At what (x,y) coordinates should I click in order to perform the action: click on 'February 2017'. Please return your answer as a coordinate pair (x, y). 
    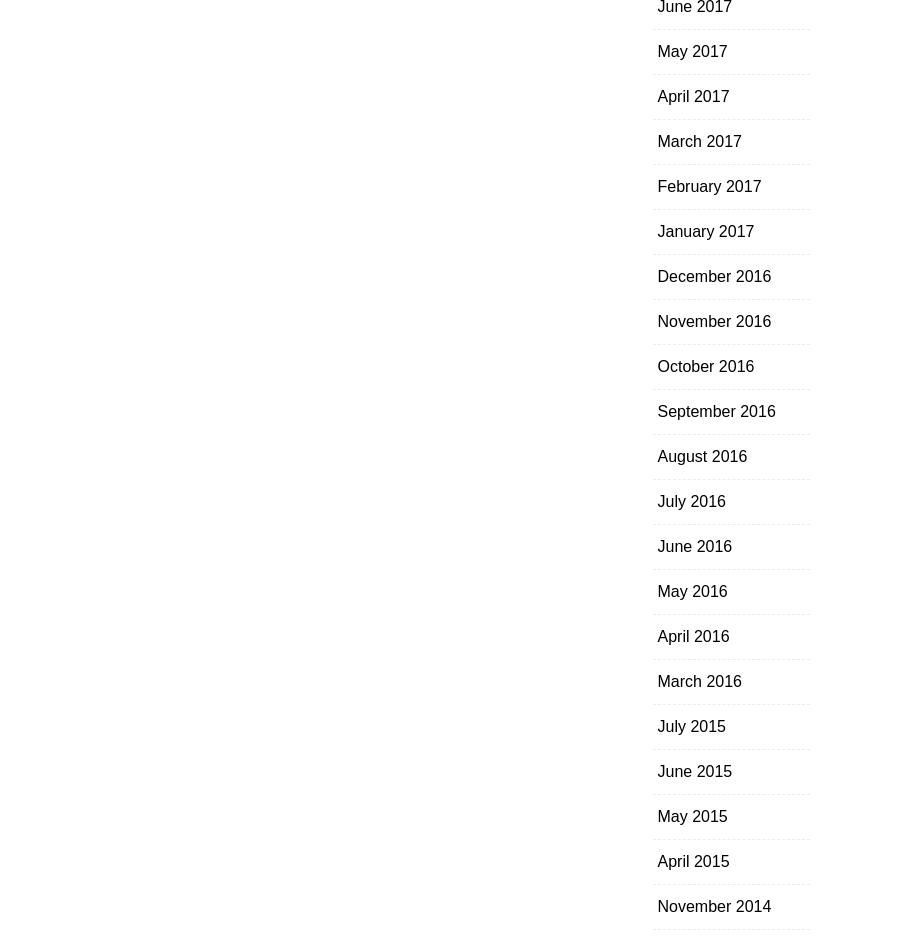
    Looking at the image, I should click on (708, 185).